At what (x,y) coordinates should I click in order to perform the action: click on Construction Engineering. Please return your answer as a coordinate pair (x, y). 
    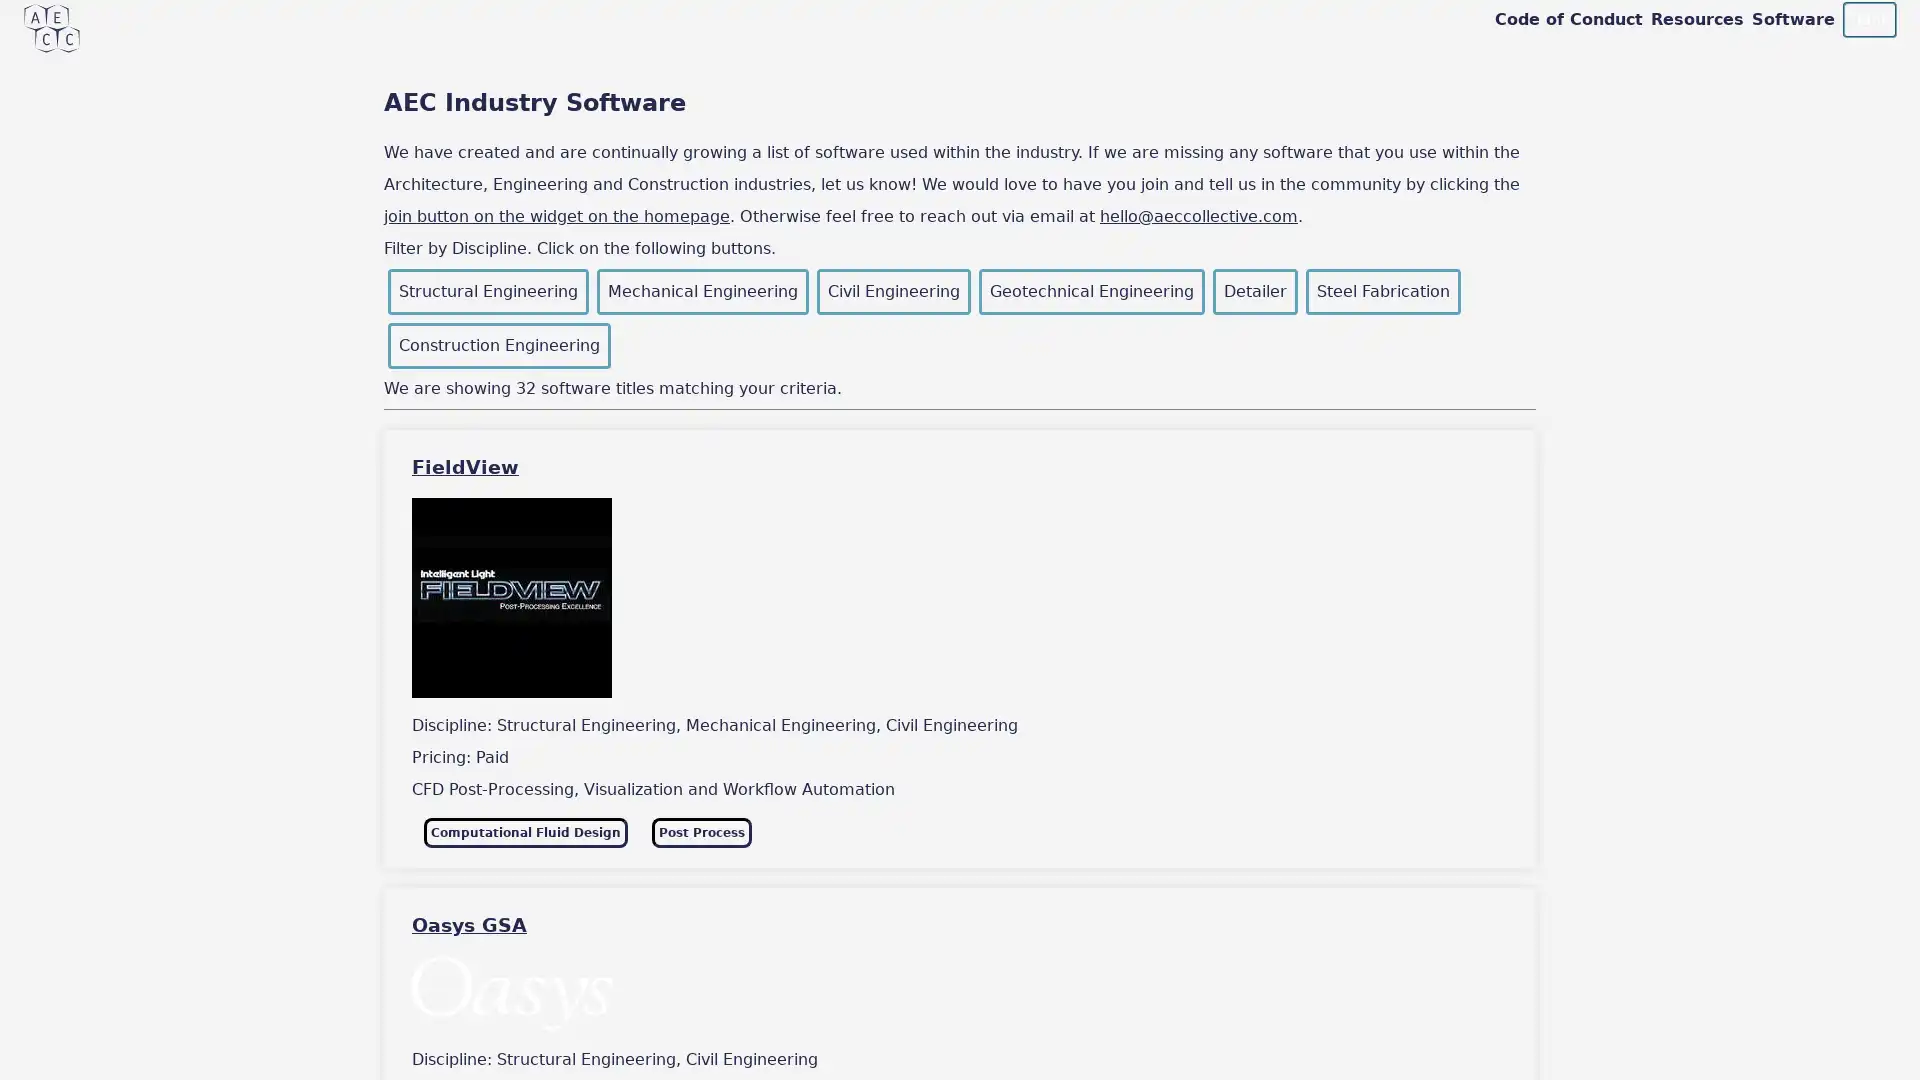
    Looking at the image, I should click on (499, 345).